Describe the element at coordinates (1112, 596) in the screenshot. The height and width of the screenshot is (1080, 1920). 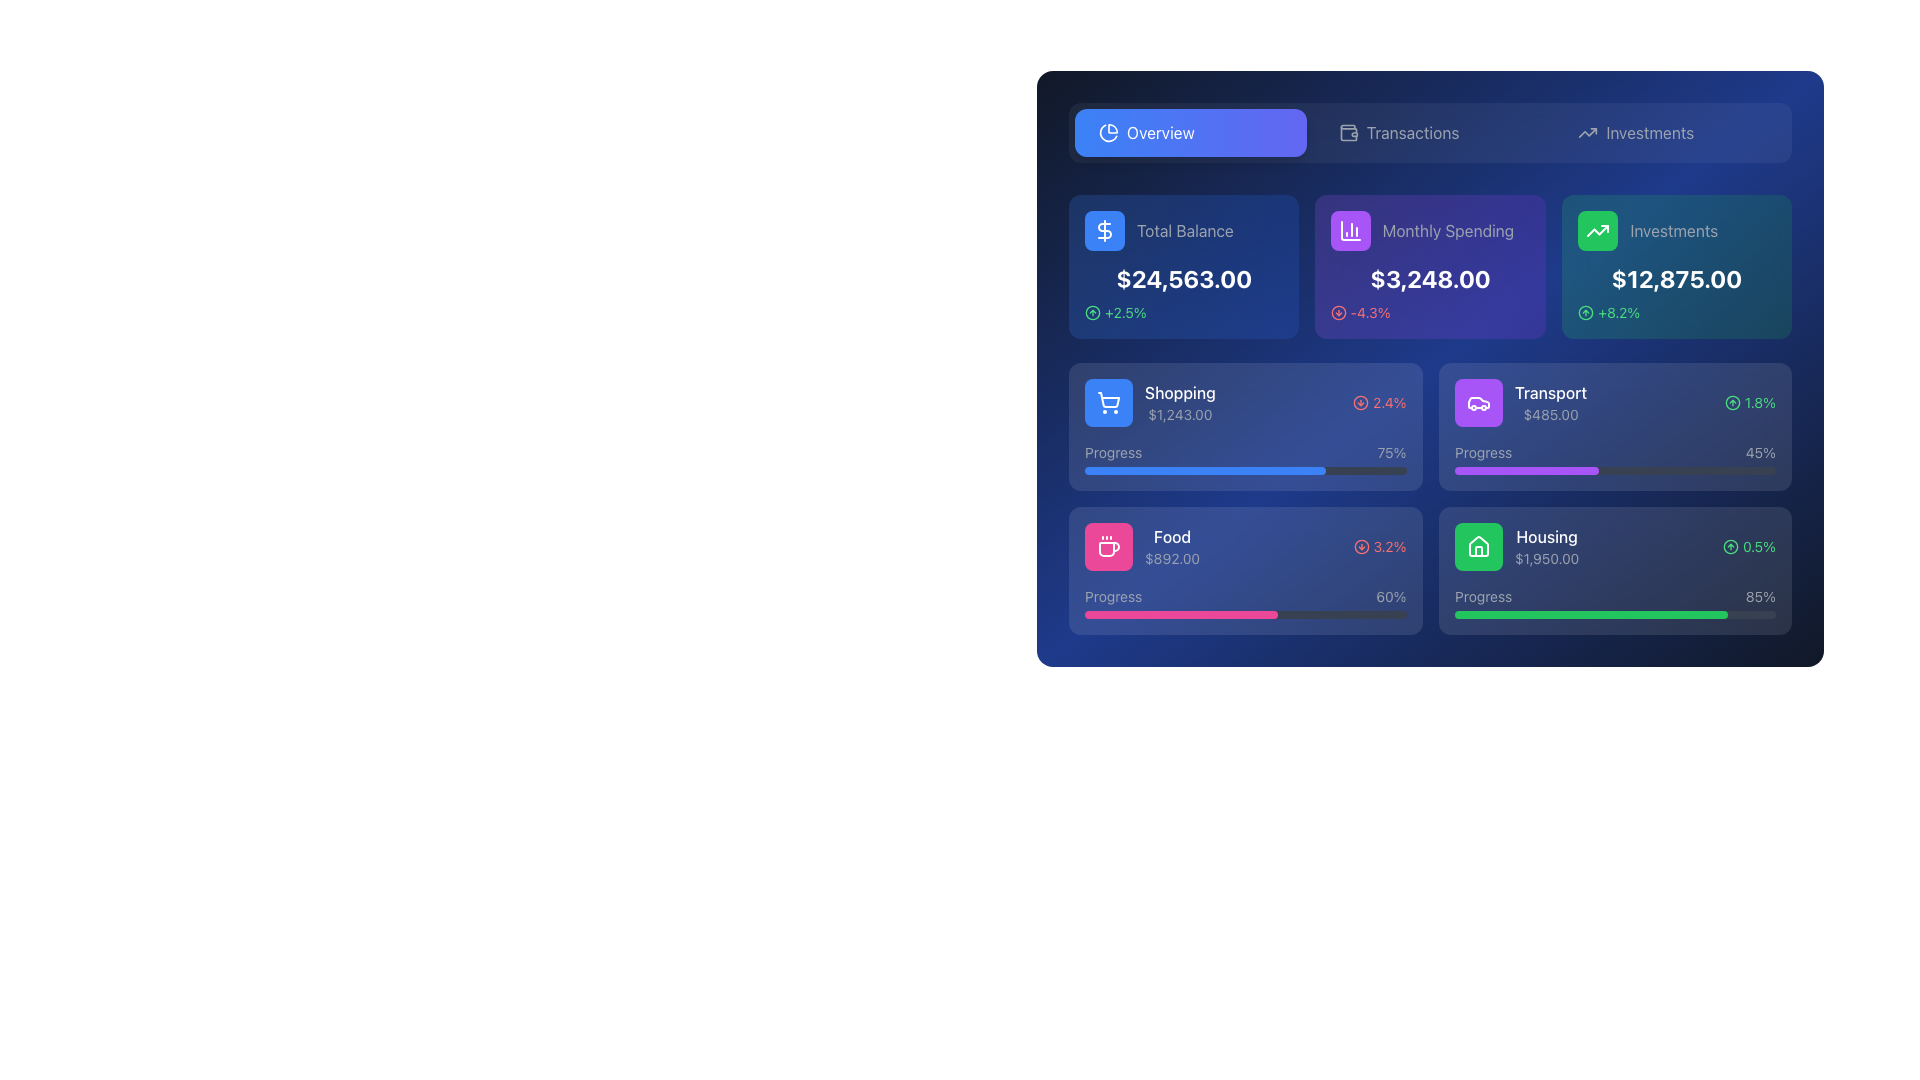
I see `the descriptive label in the 'Food' section of the dashboard that provides context for the progress bar and is positioned to the left of the numeric value '60%` at that location.